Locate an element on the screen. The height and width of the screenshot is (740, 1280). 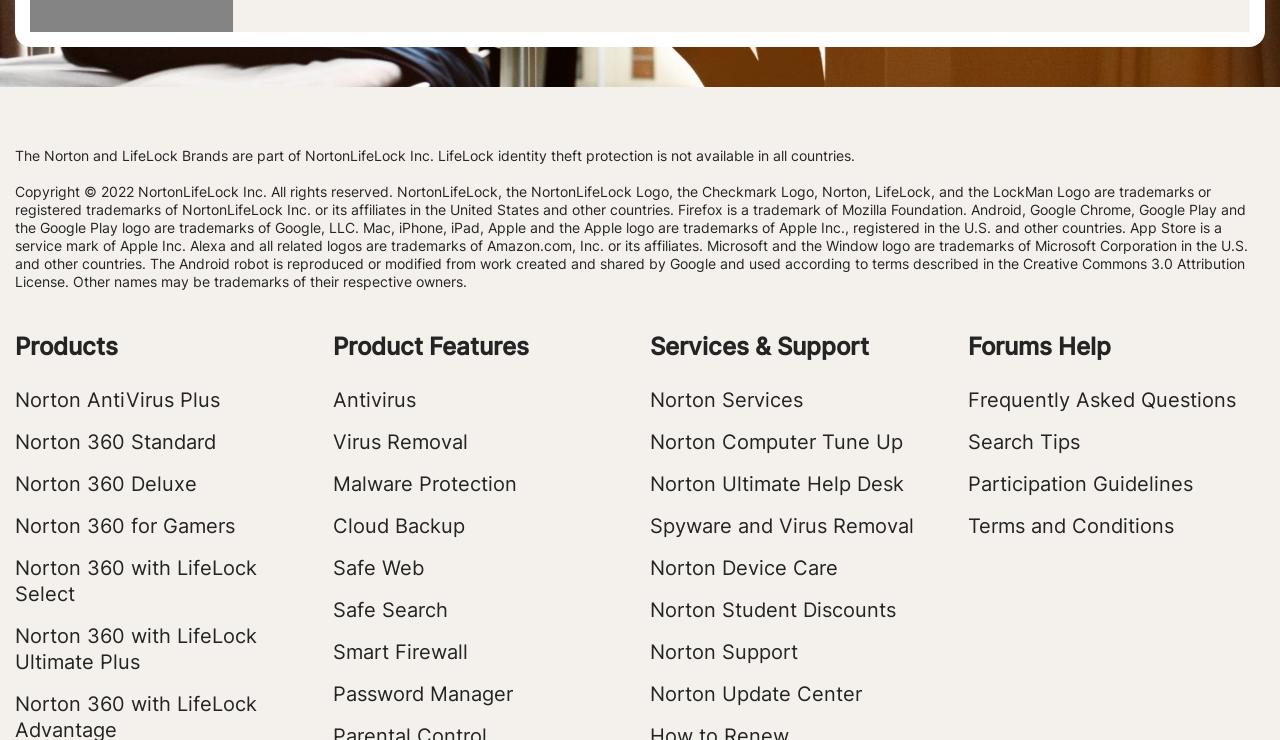
'Safe Web' is located at coordinates (377, 567).